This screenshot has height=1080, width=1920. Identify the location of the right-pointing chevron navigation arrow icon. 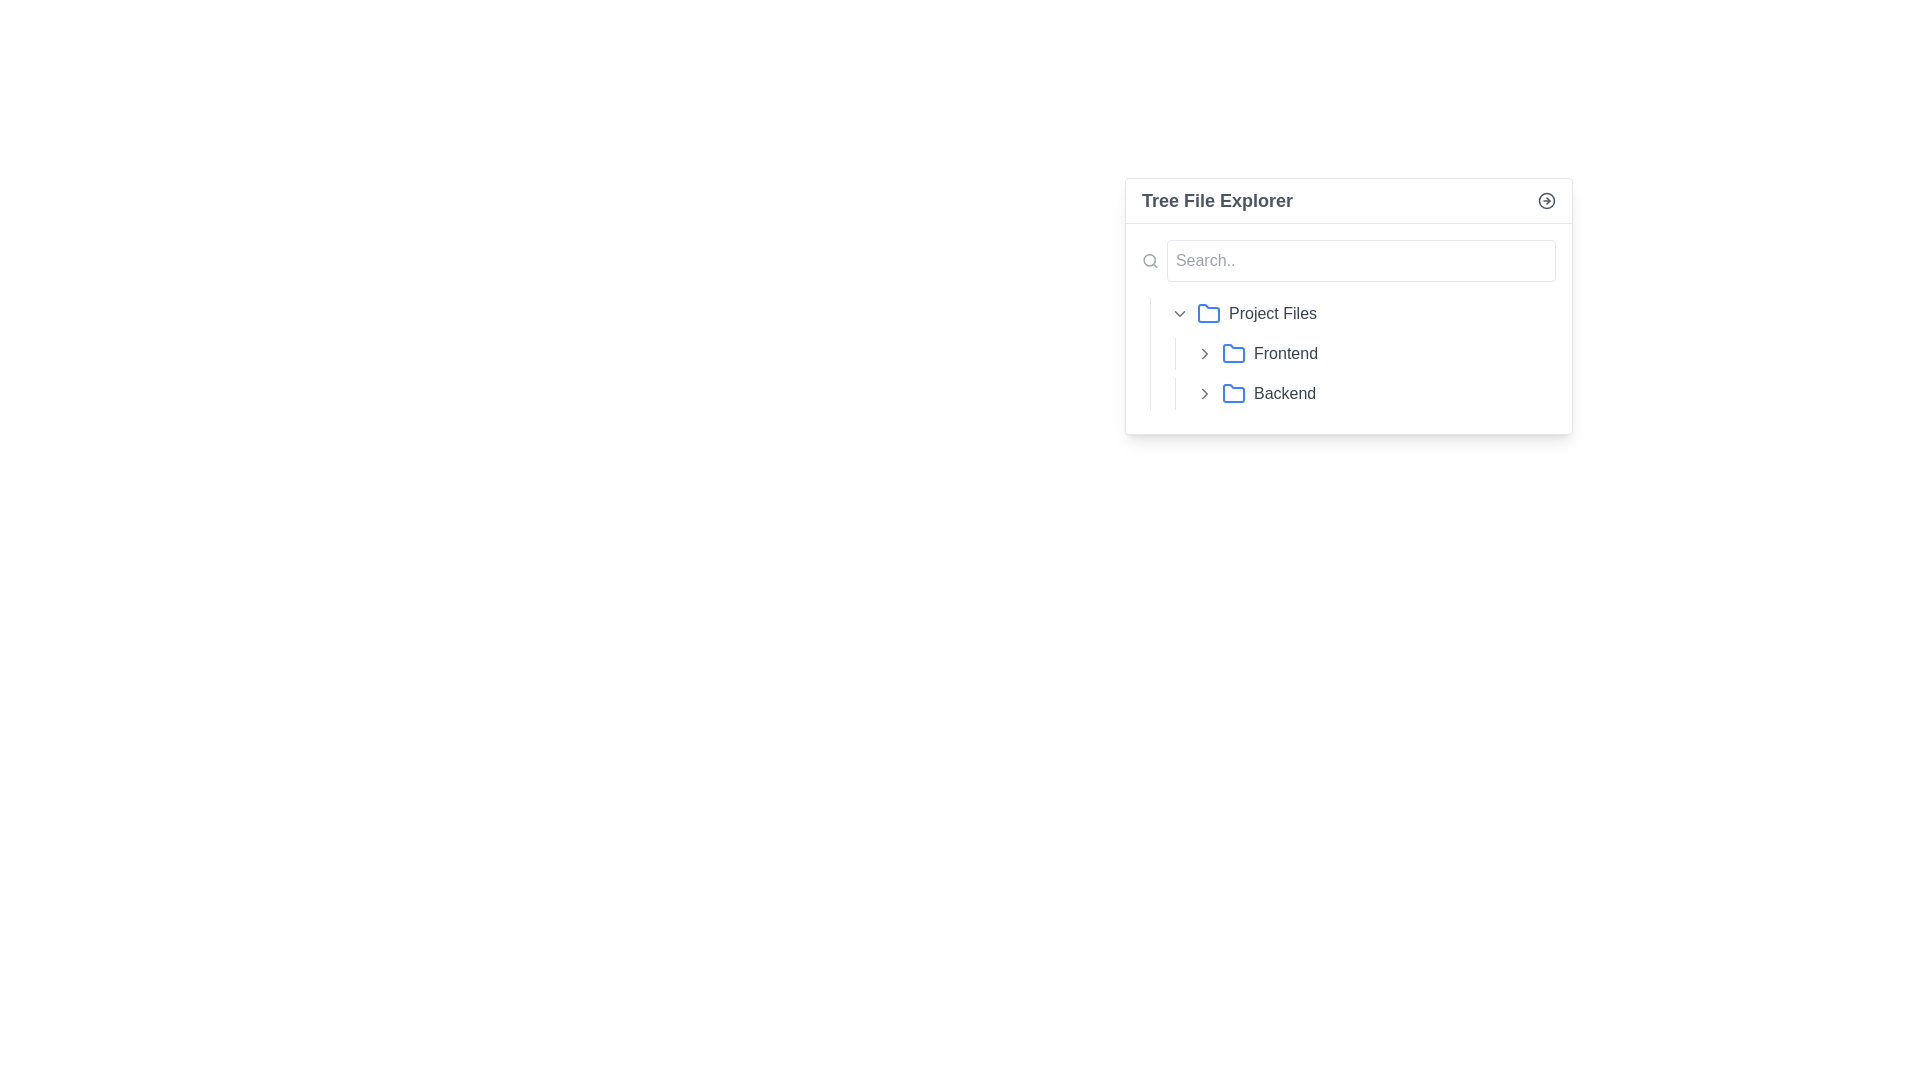
(1203, 353).